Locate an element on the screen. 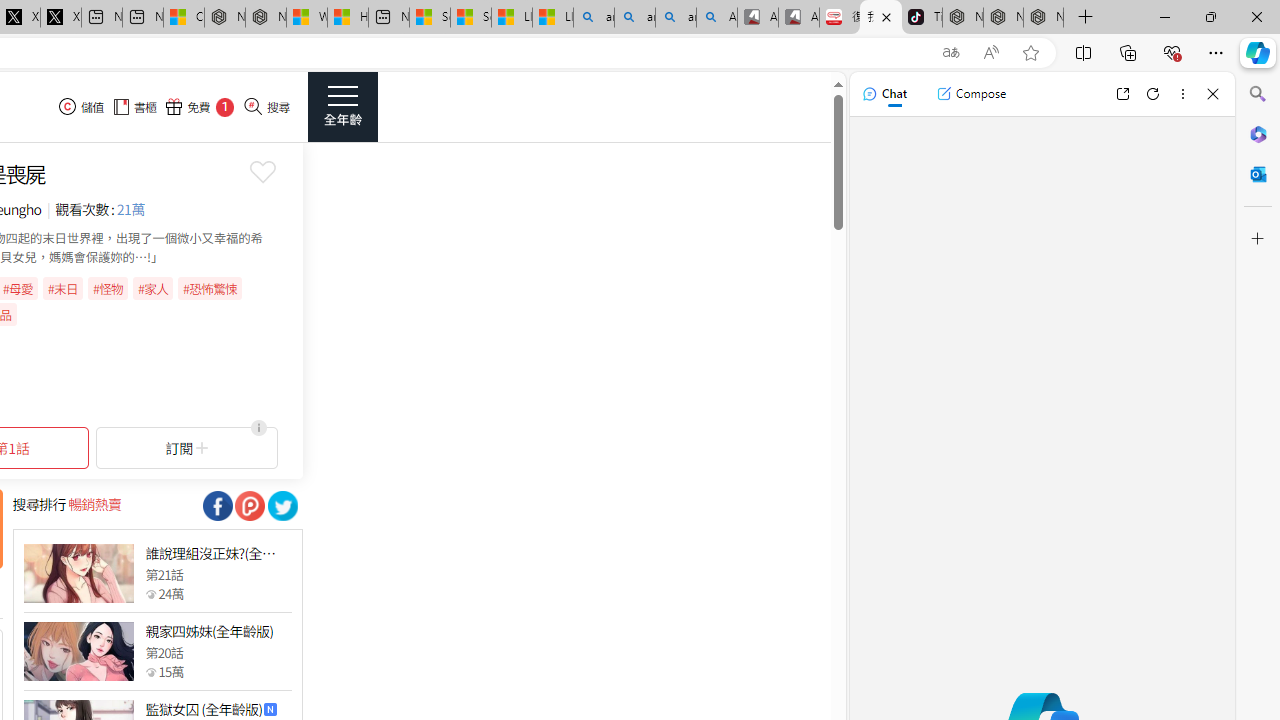 The image size is (1280, 720). 'New Tab' is located at coordinates (1085, 17).